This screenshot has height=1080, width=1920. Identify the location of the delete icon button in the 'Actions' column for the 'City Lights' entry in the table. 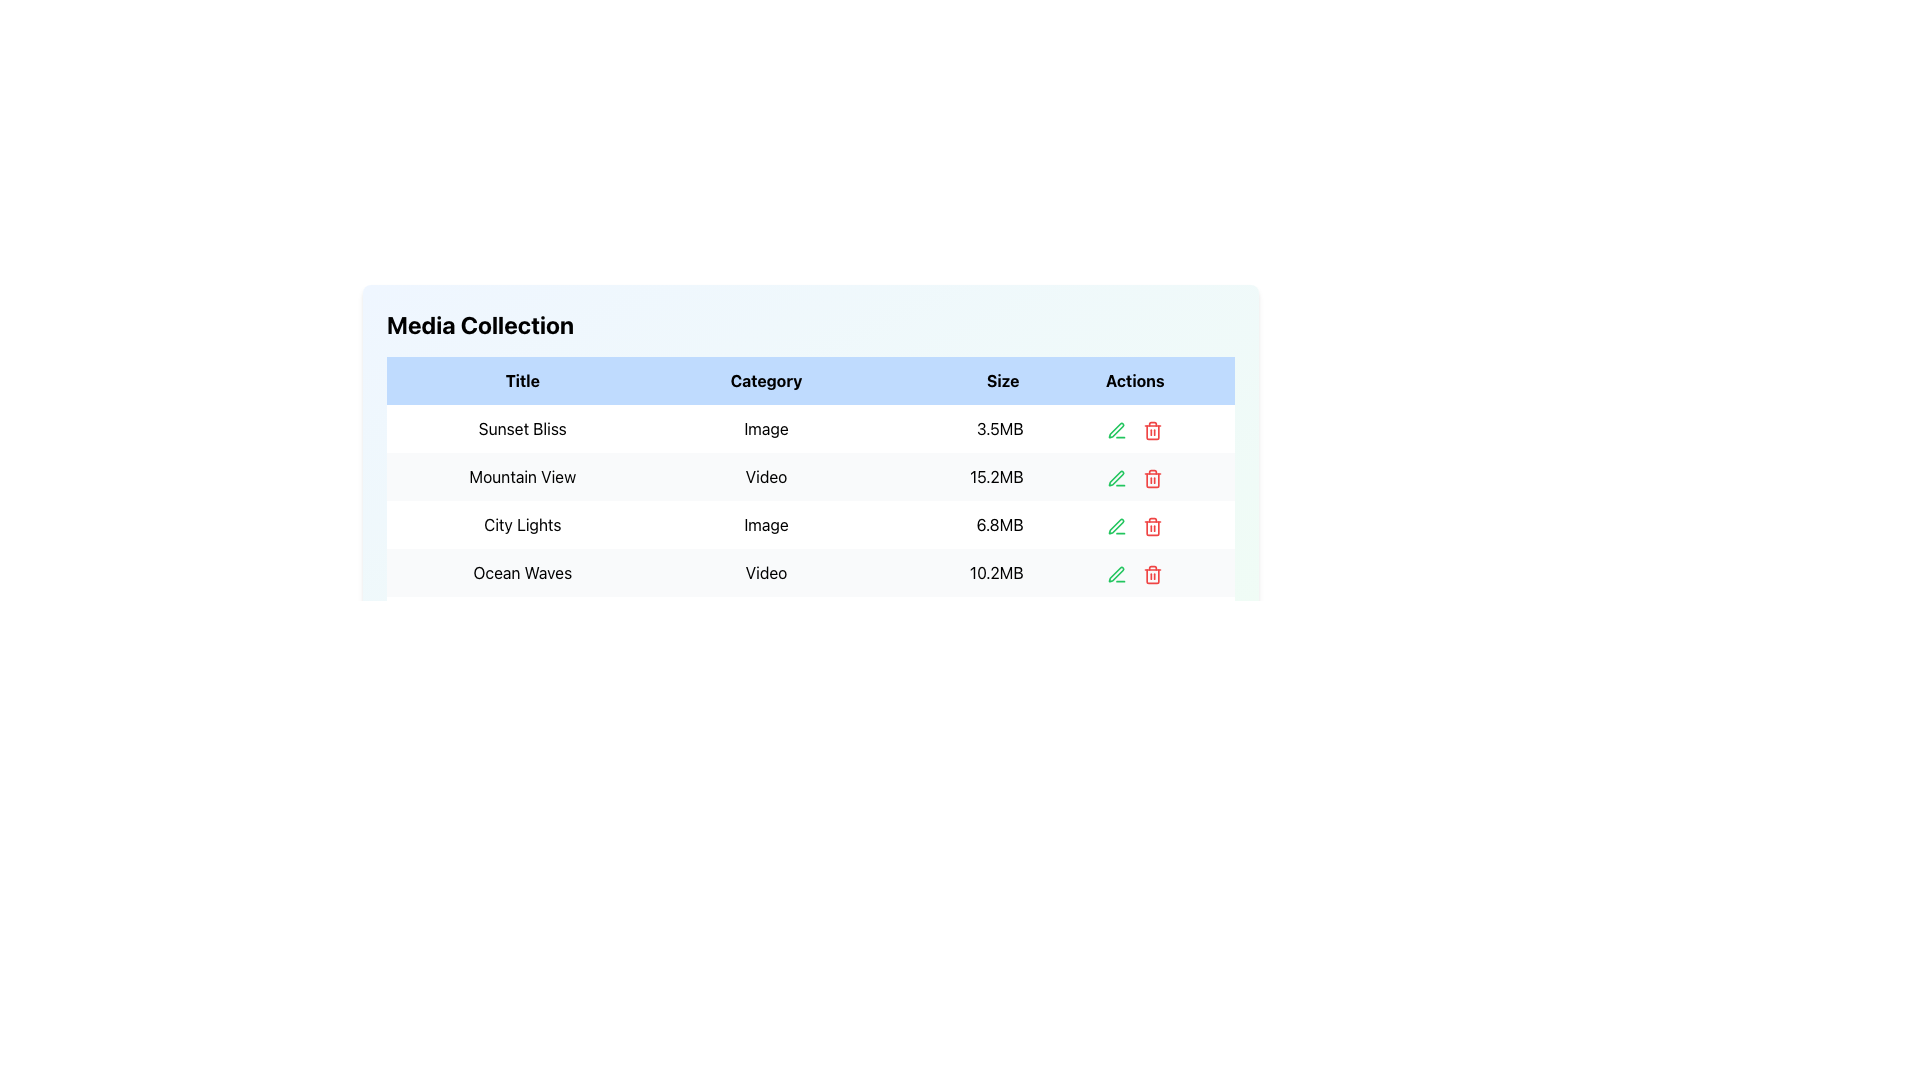
(1153, 525).